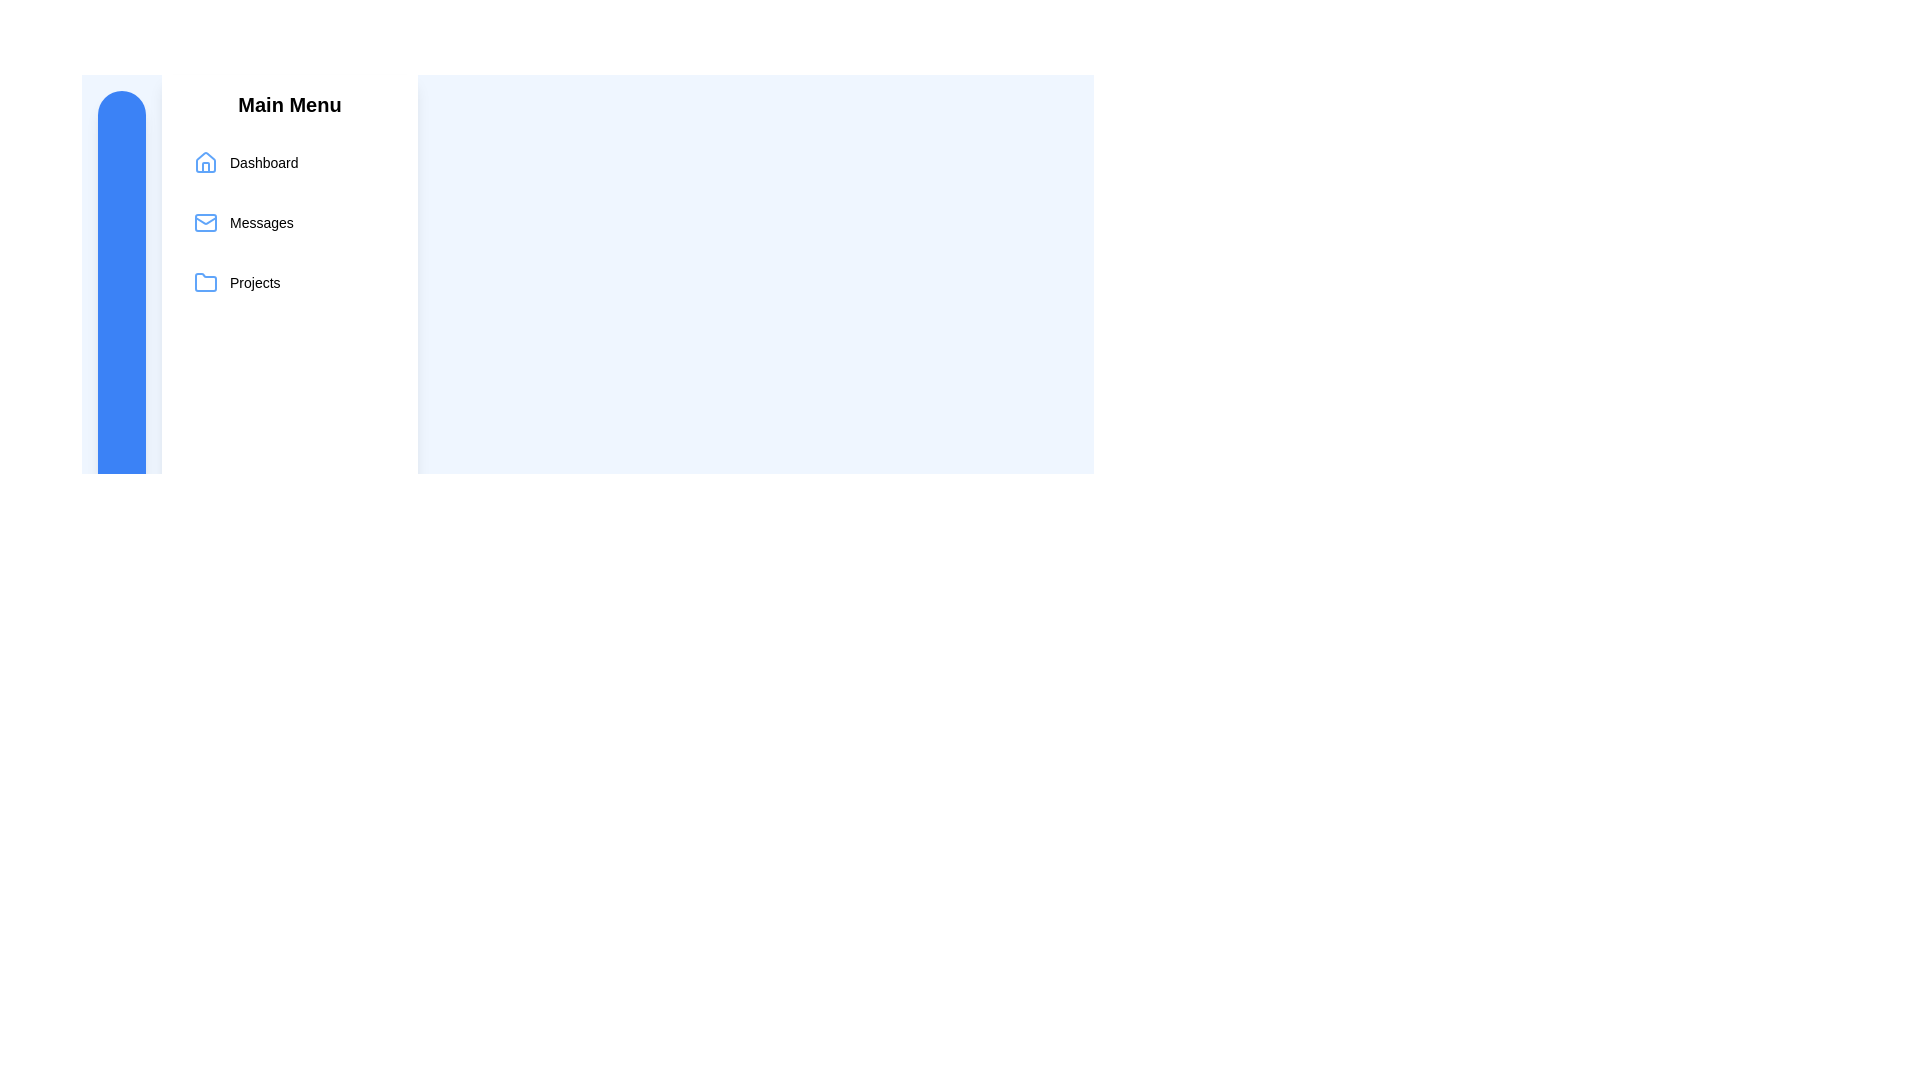 This screenshot has width=1920, height=1080. Describe the element at coordinates (288, 282) in the screenshot. I see `the menu item Projects in the drawer` at that location.